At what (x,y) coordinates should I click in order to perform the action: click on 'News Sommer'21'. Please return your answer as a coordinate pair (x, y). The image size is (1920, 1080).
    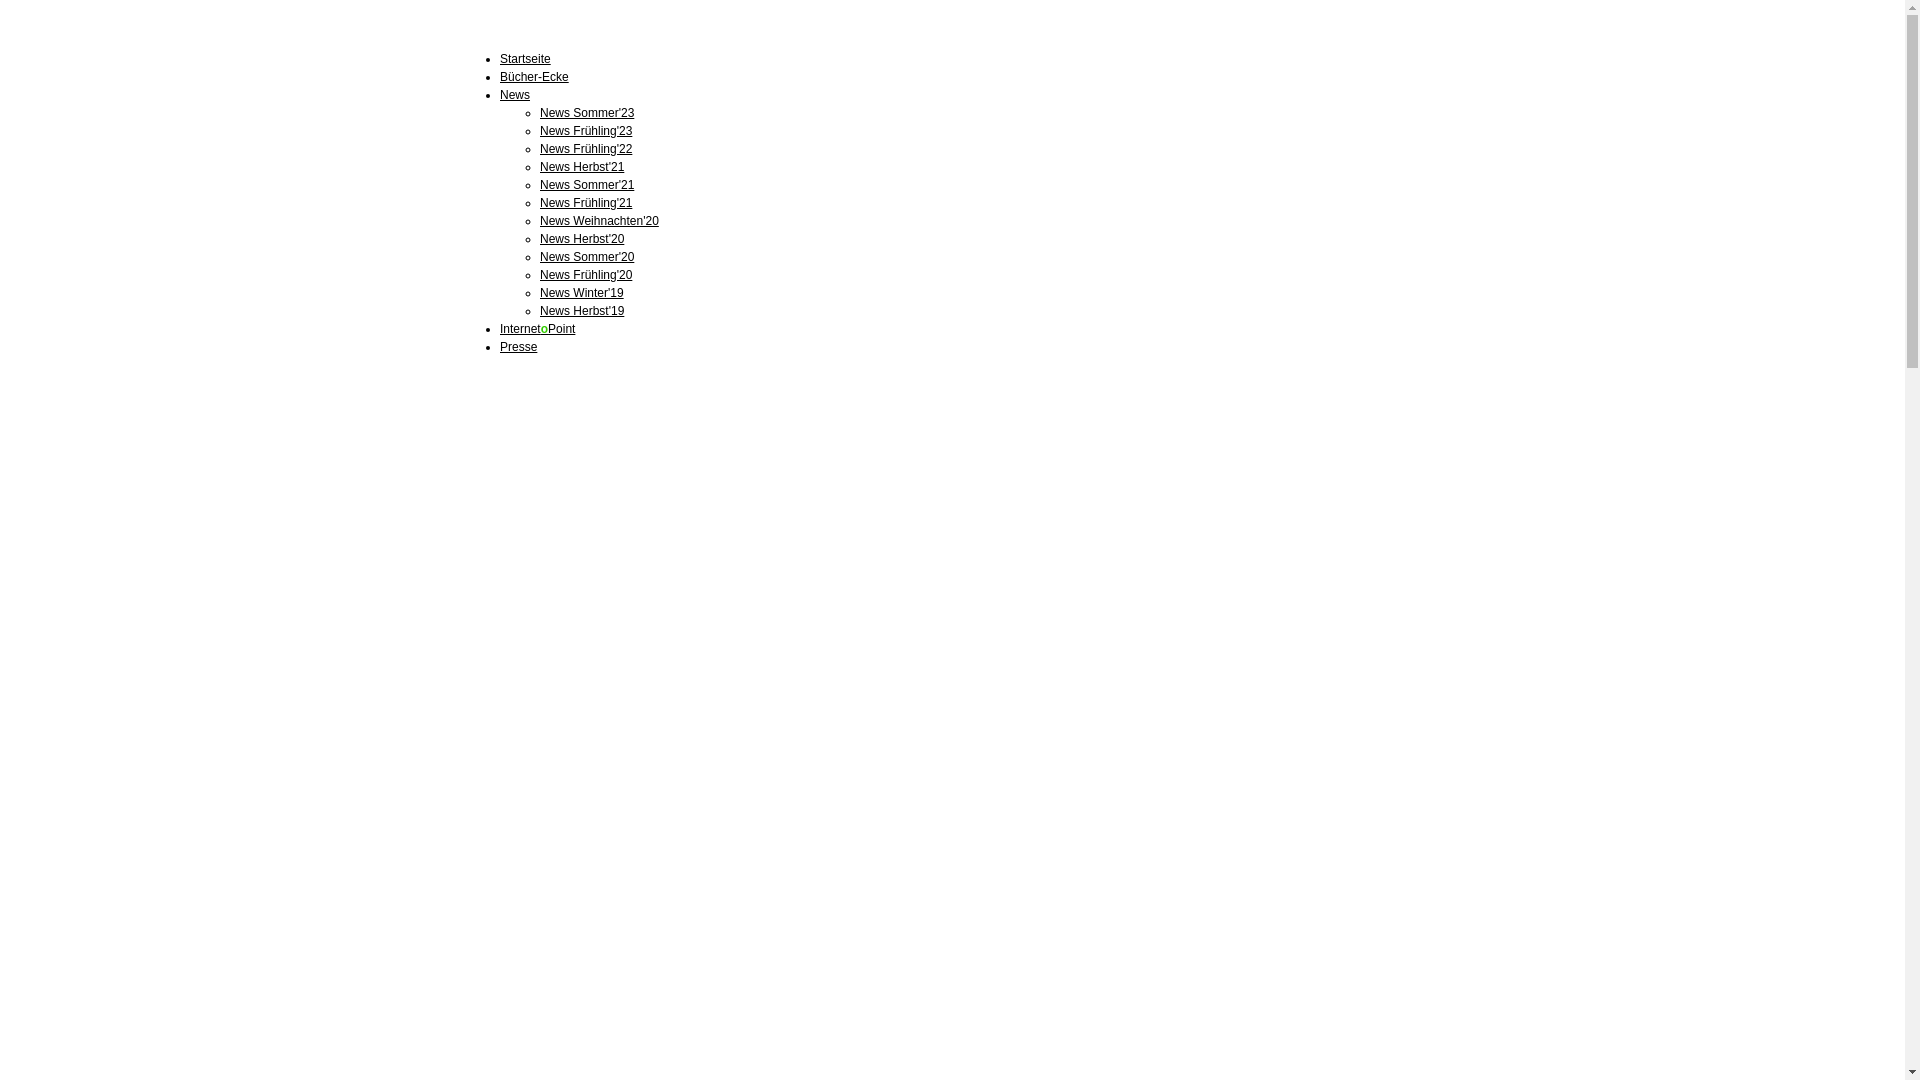
    Looking at the image, I should click on (585, 185).